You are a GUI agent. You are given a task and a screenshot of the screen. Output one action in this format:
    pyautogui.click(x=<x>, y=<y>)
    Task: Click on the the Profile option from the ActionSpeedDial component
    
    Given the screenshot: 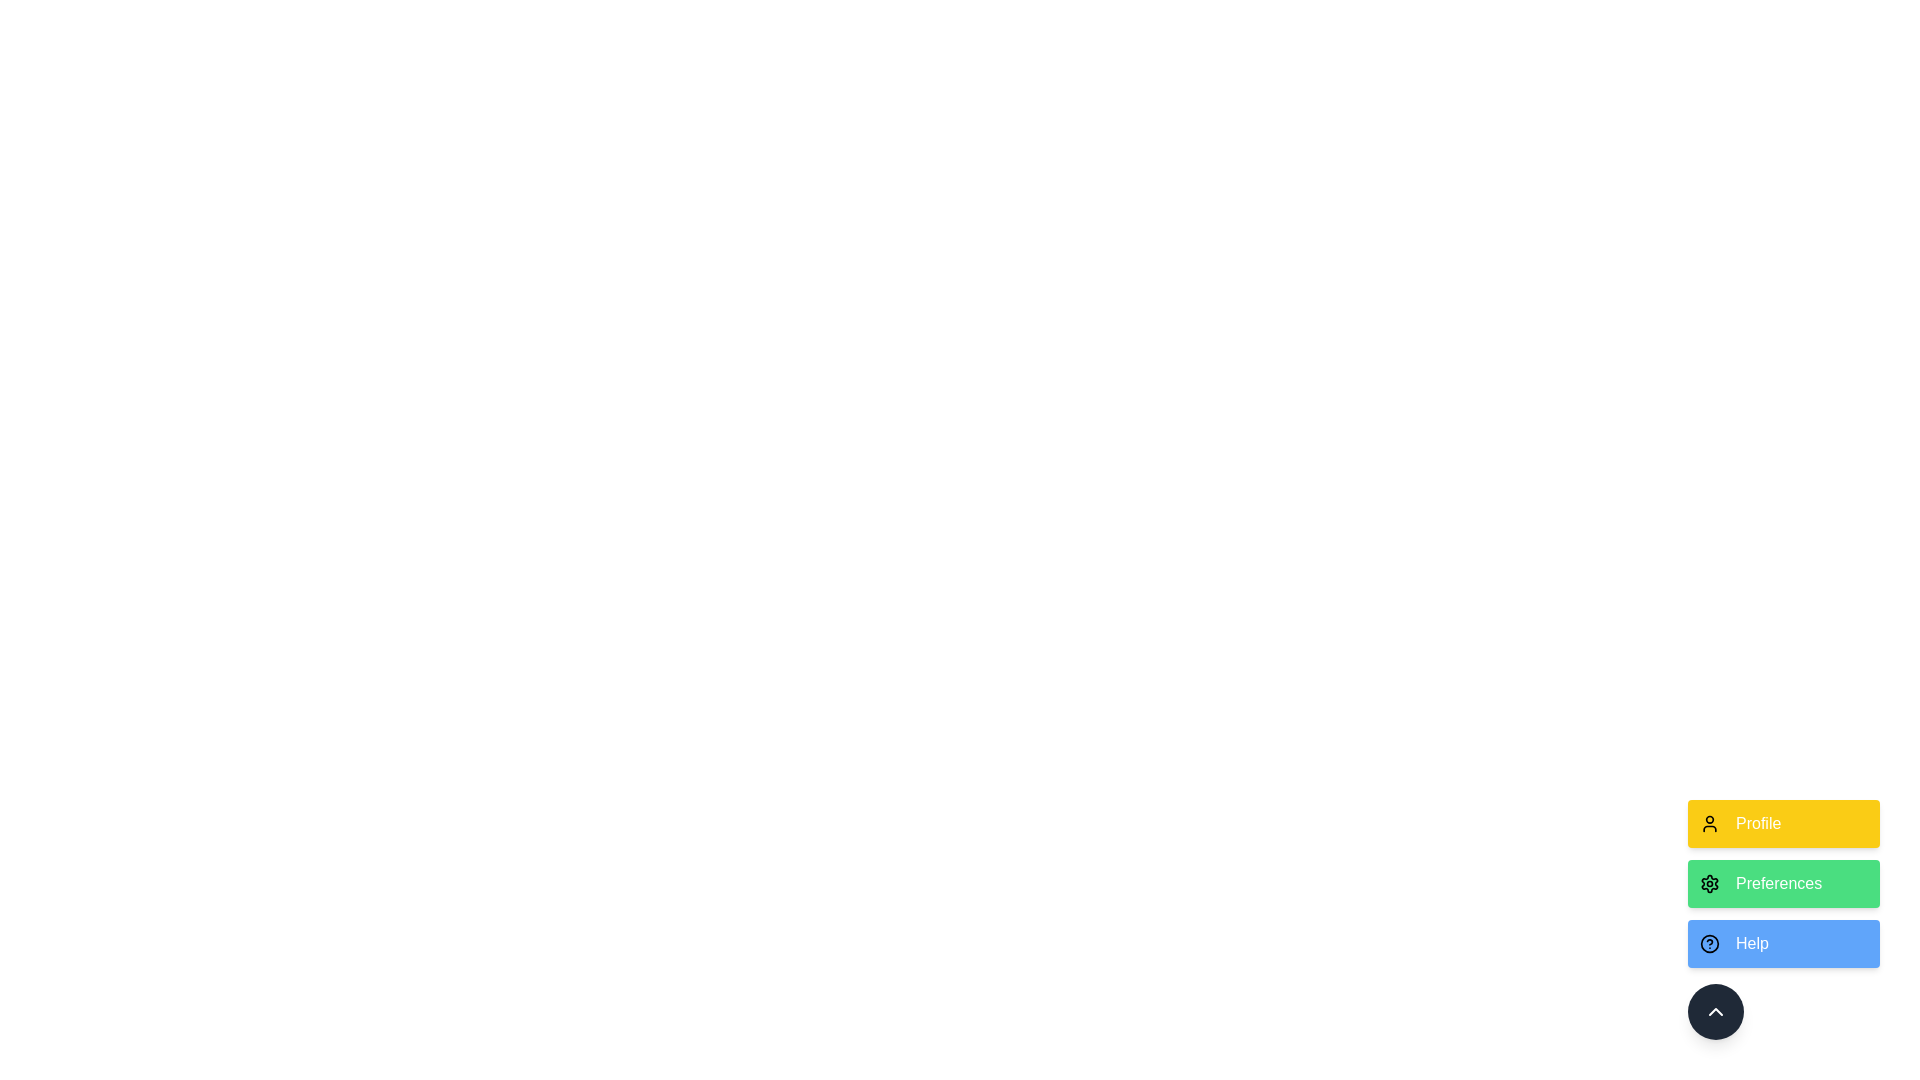 What is the action you would take?
    pyautogui.click(x=1784, y=824)
    